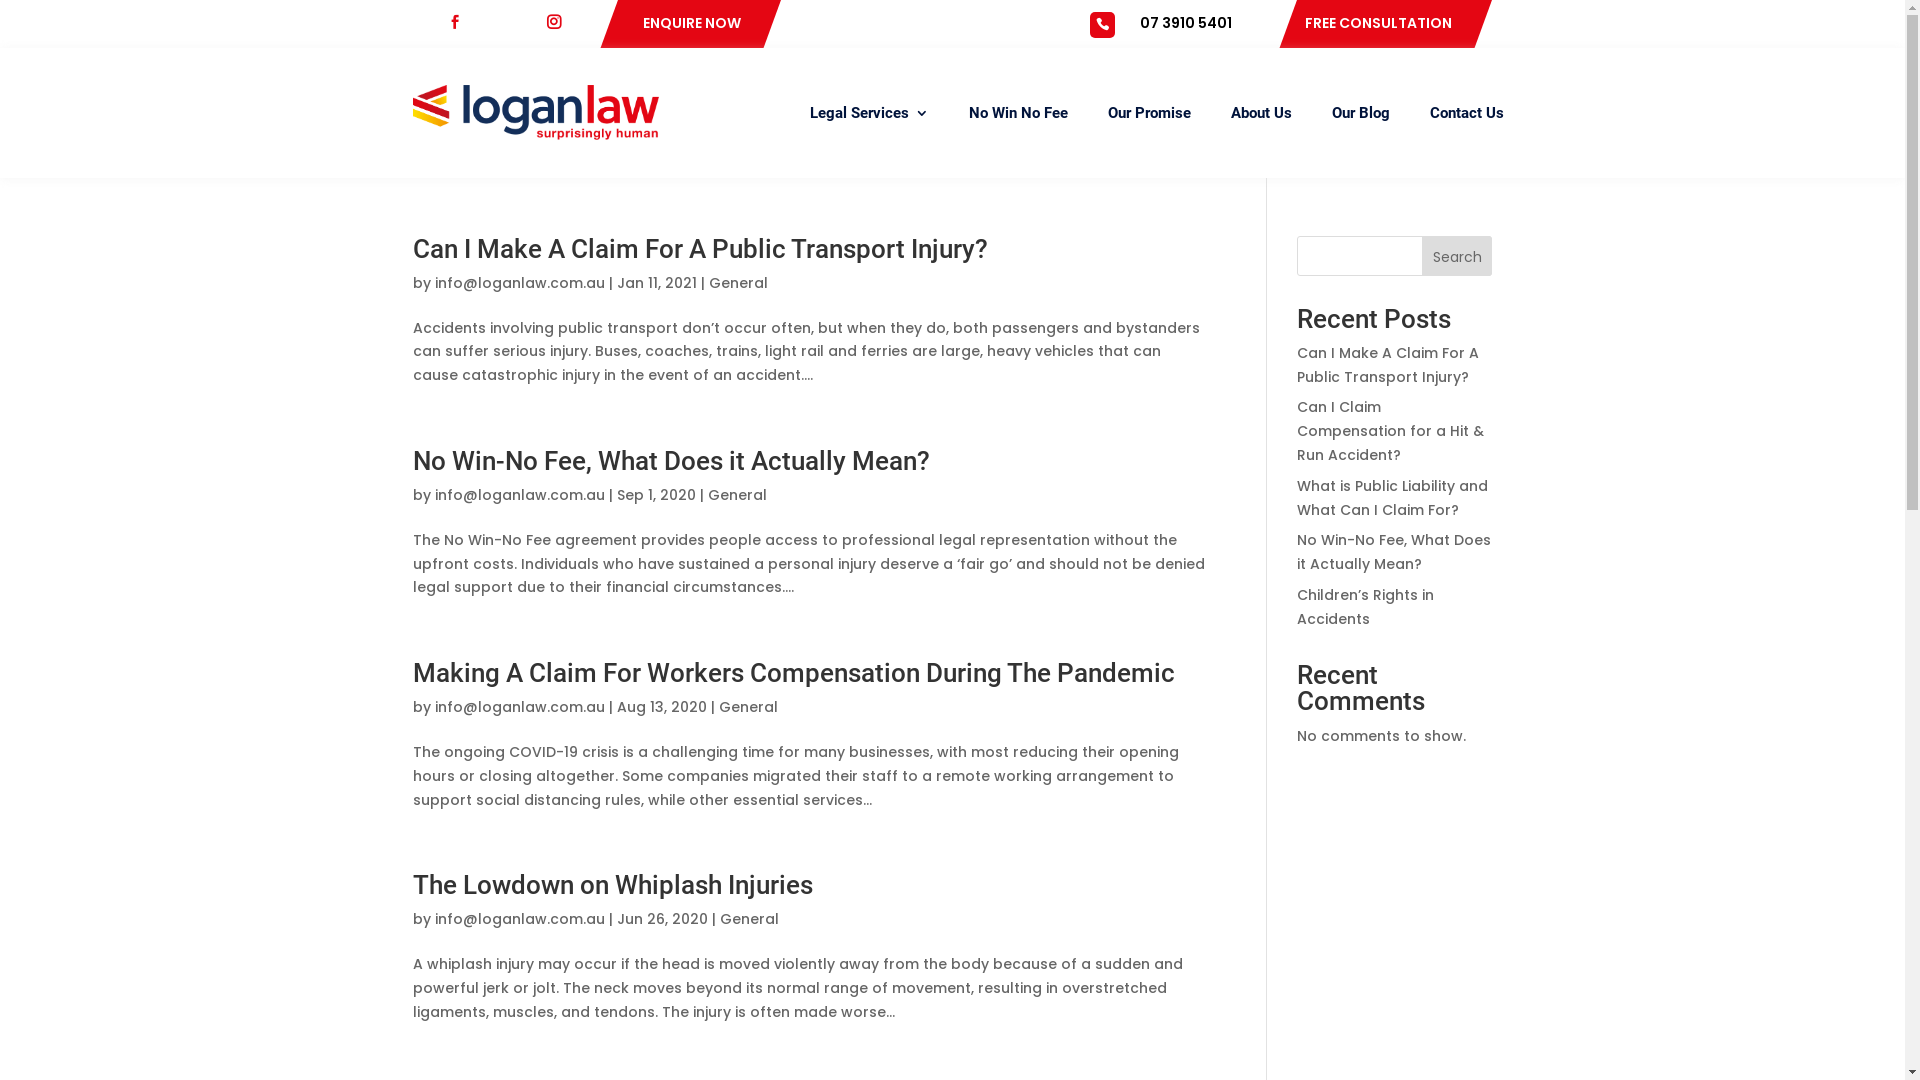 This screenshot has height=1080, width=1920. Describe the element at coordinates (1392, 551) in the screenshot. I see `'No Win-No Fee, What Does it Actually Mean?'` at that location.